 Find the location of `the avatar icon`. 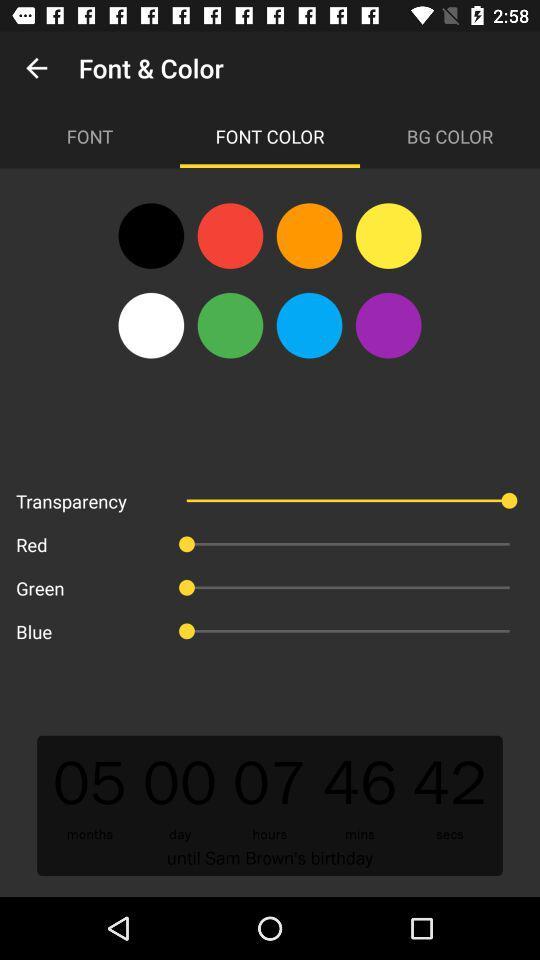

the avatar icon is located at coordinates (229, 236).